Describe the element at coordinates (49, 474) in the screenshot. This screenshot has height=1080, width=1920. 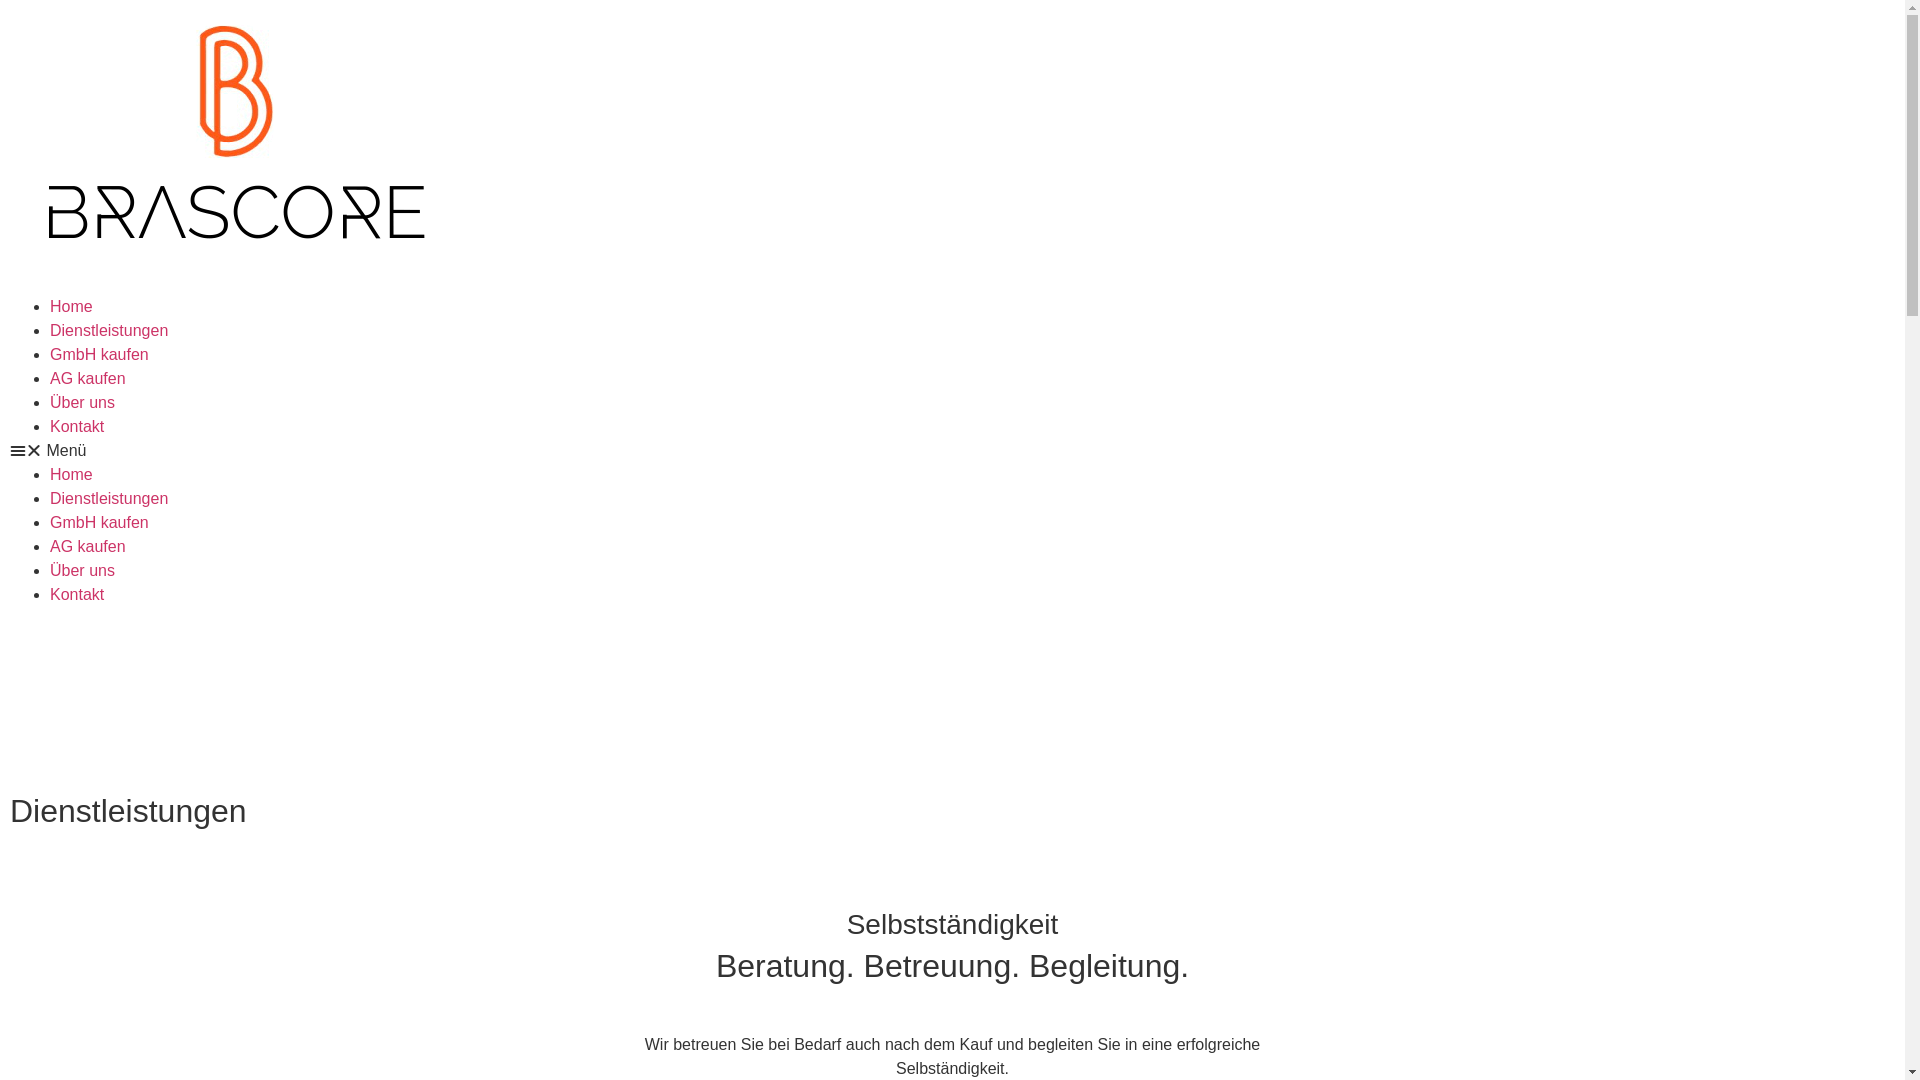
I see `'Home'` at that location.